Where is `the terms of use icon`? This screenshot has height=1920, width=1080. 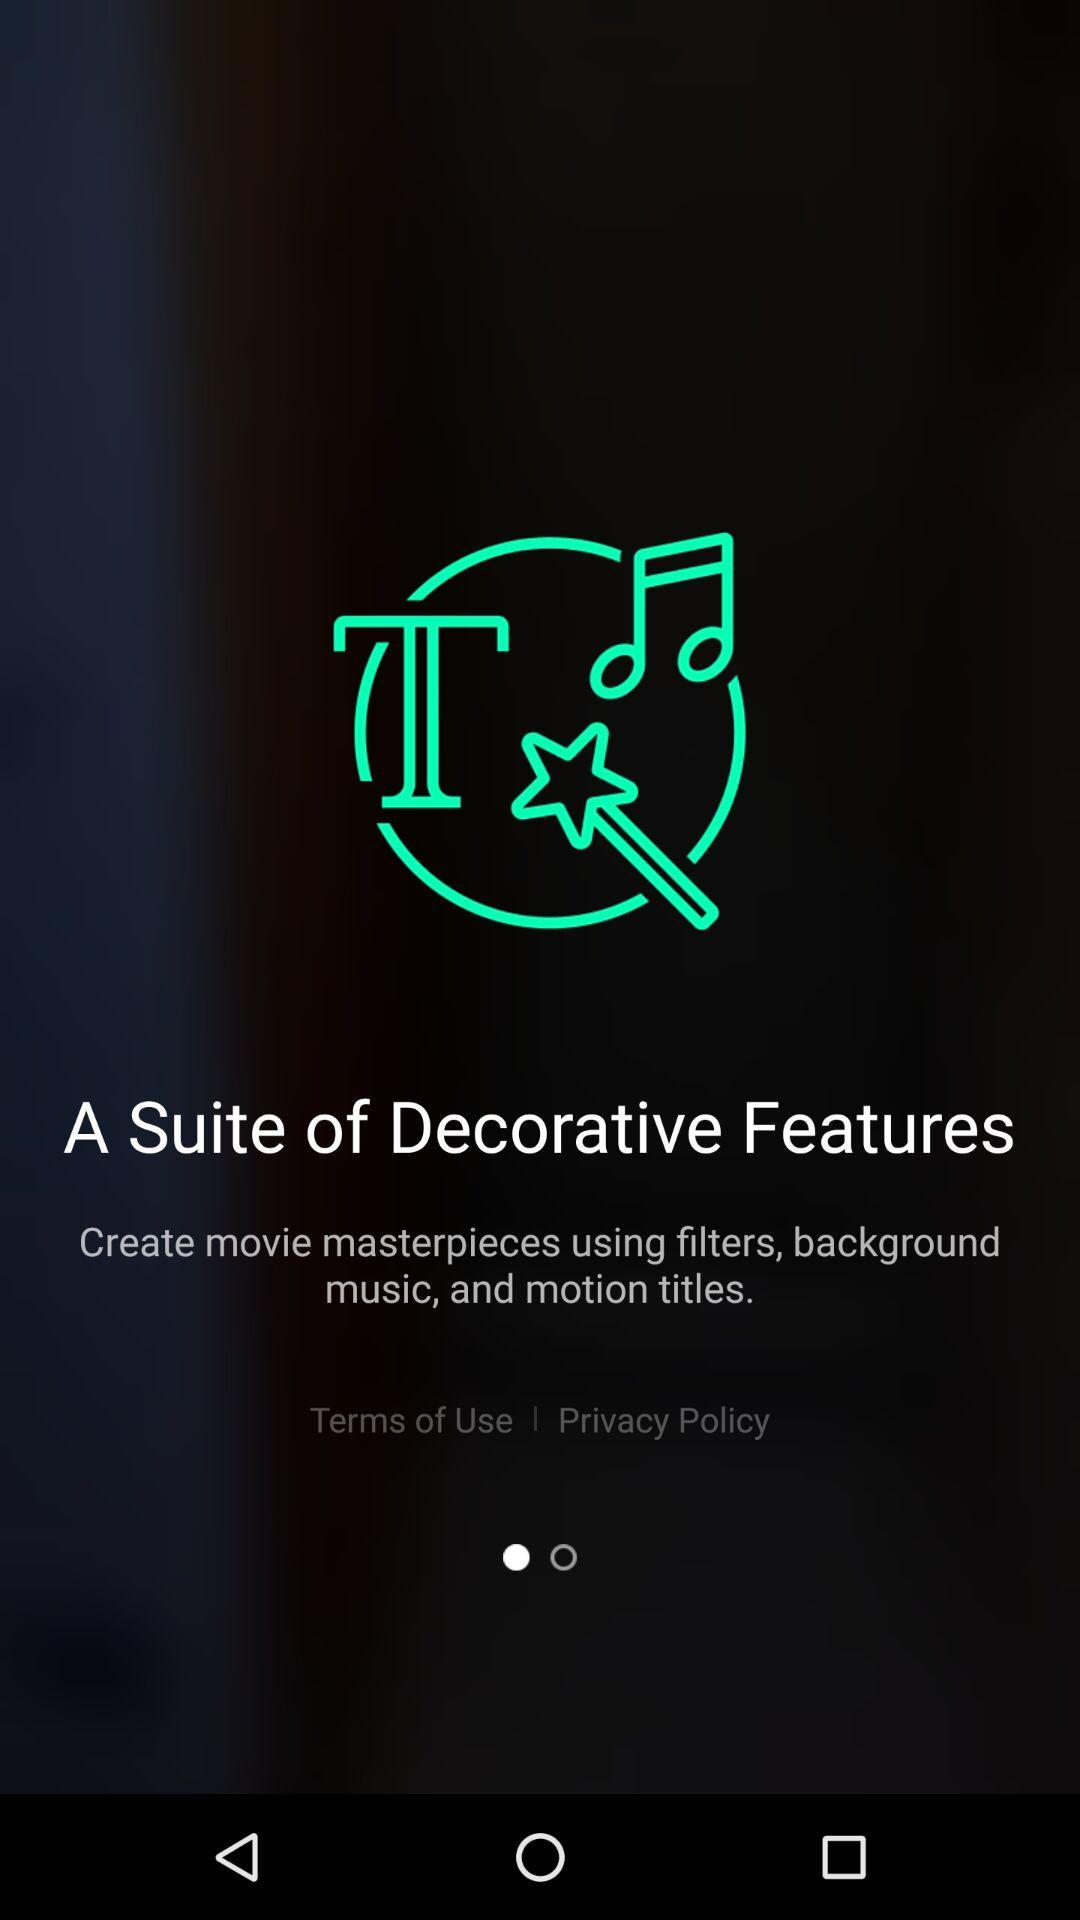 the terms of use icon is located at coordinates (410, 1418).